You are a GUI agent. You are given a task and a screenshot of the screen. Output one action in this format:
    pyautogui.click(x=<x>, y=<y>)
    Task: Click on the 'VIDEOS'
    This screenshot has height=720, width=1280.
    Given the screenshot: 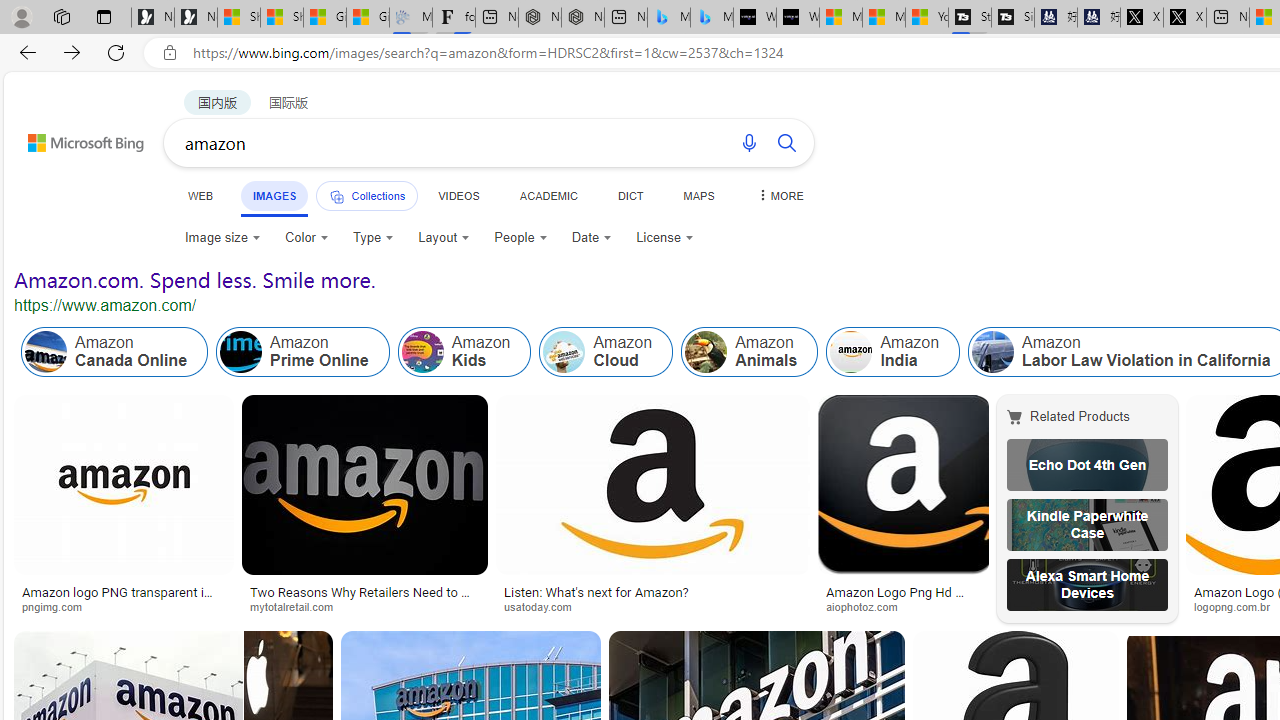 What is the action you would take?
    pyautogui.click(x=457, y=195)
    